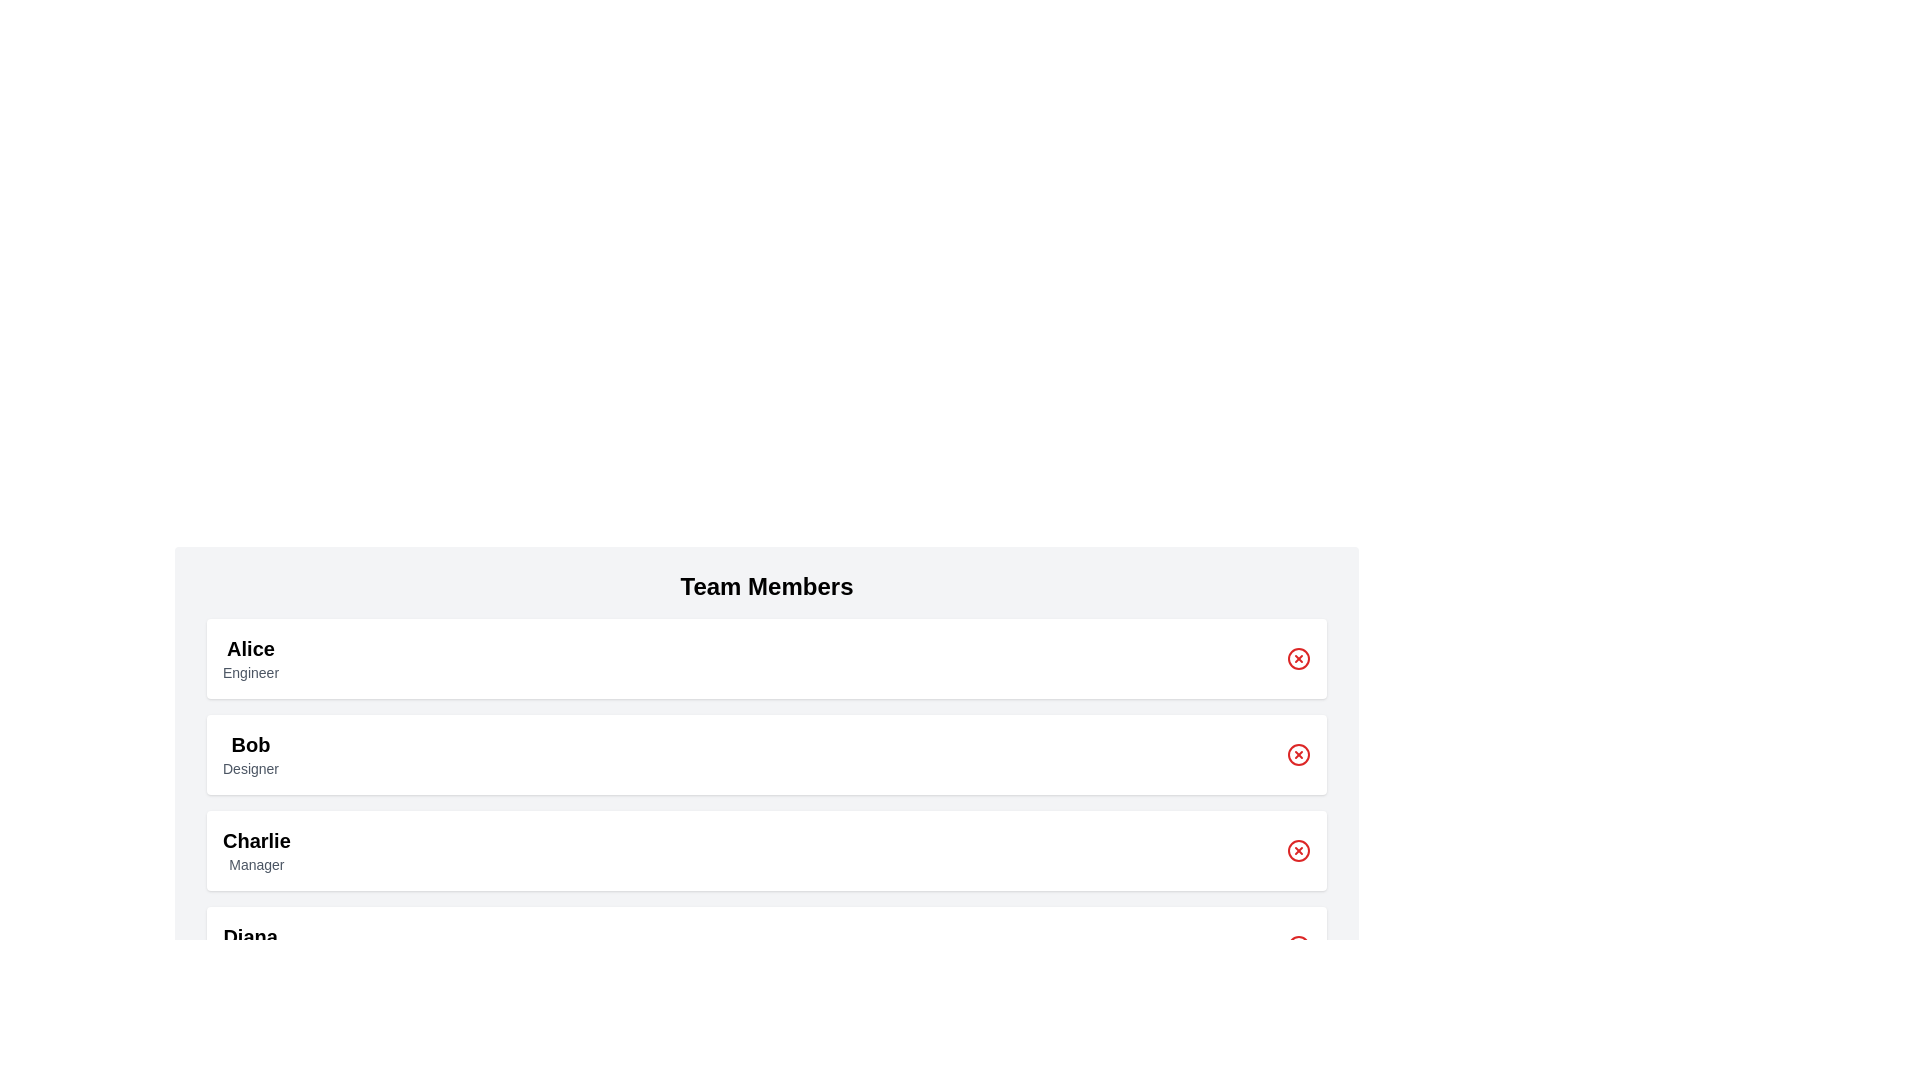  Describe the element at coordinates (249, 648) in the screenshot. I see `the text label for the team member 'Alice' which is the first entry` at that location.